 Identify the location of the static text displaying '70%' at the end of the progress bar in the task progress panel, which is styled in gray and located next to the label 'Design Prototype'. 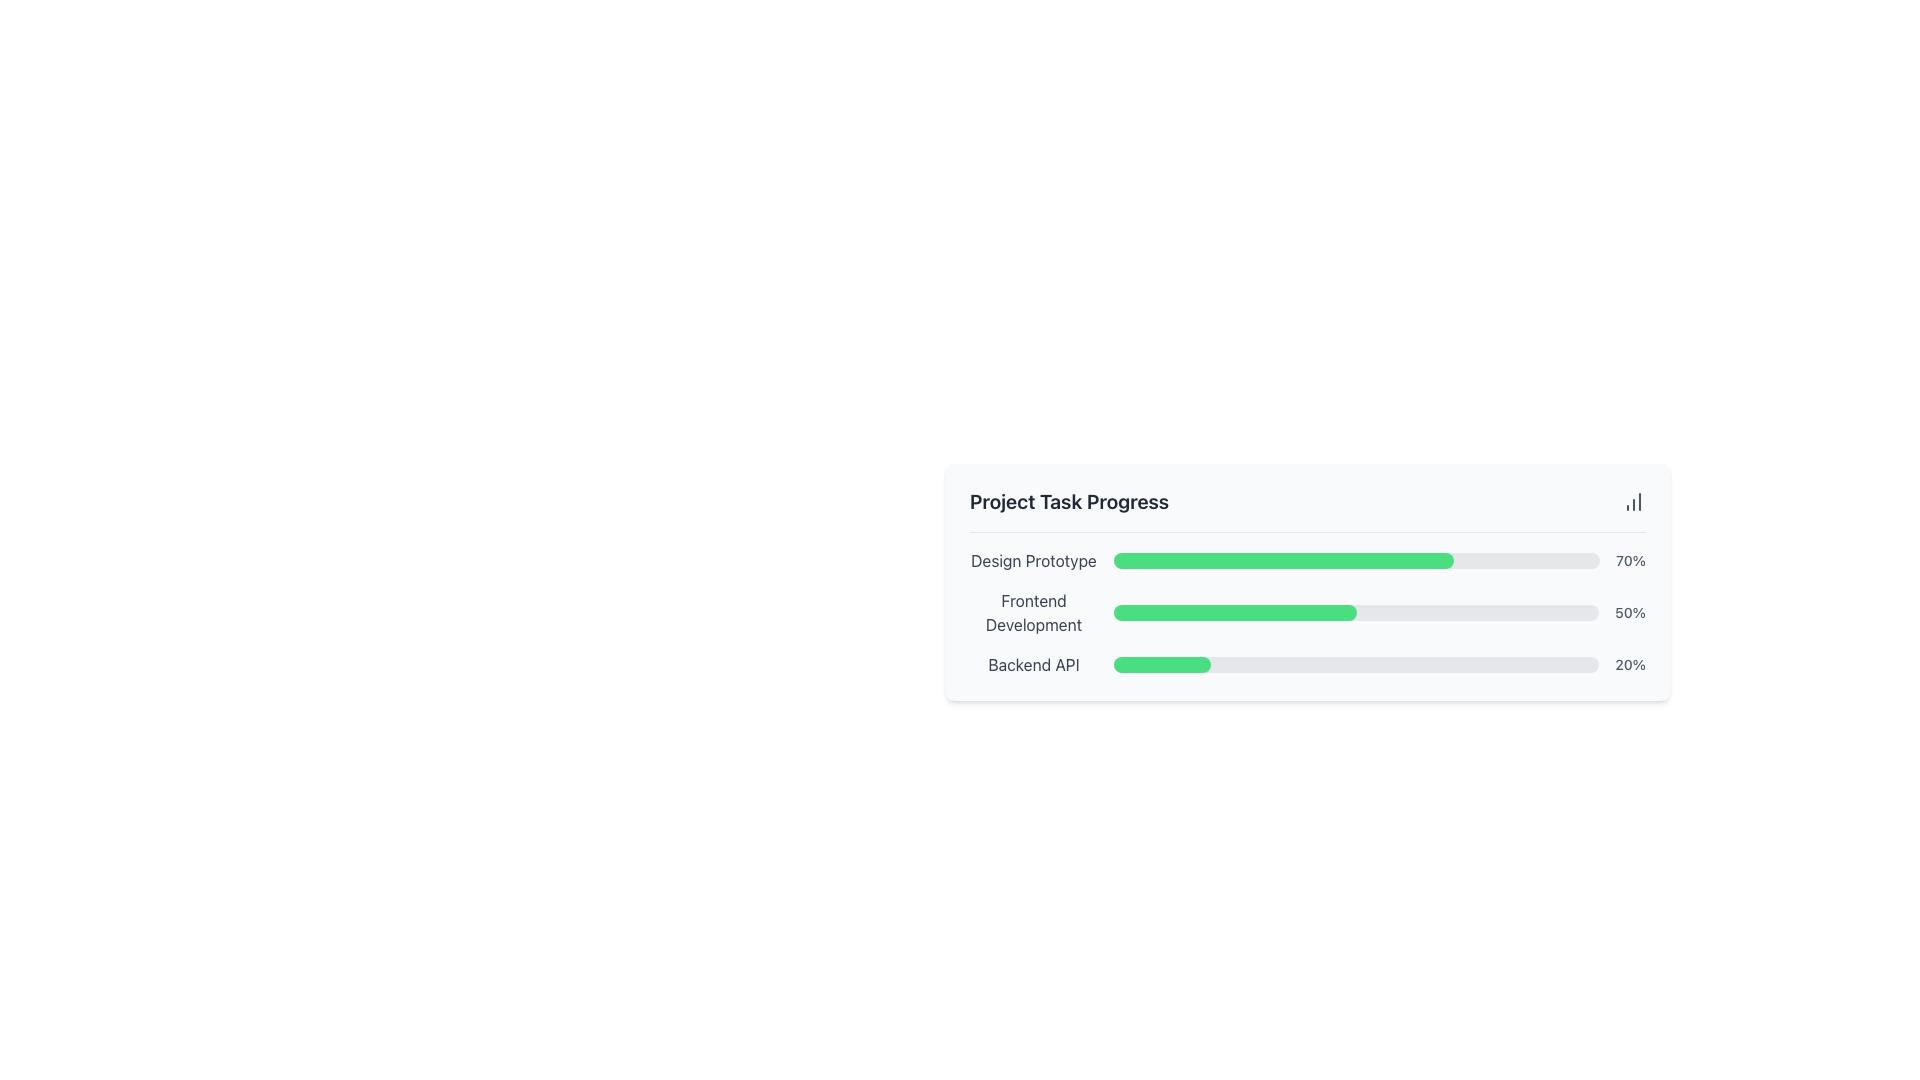
(1631, 560).